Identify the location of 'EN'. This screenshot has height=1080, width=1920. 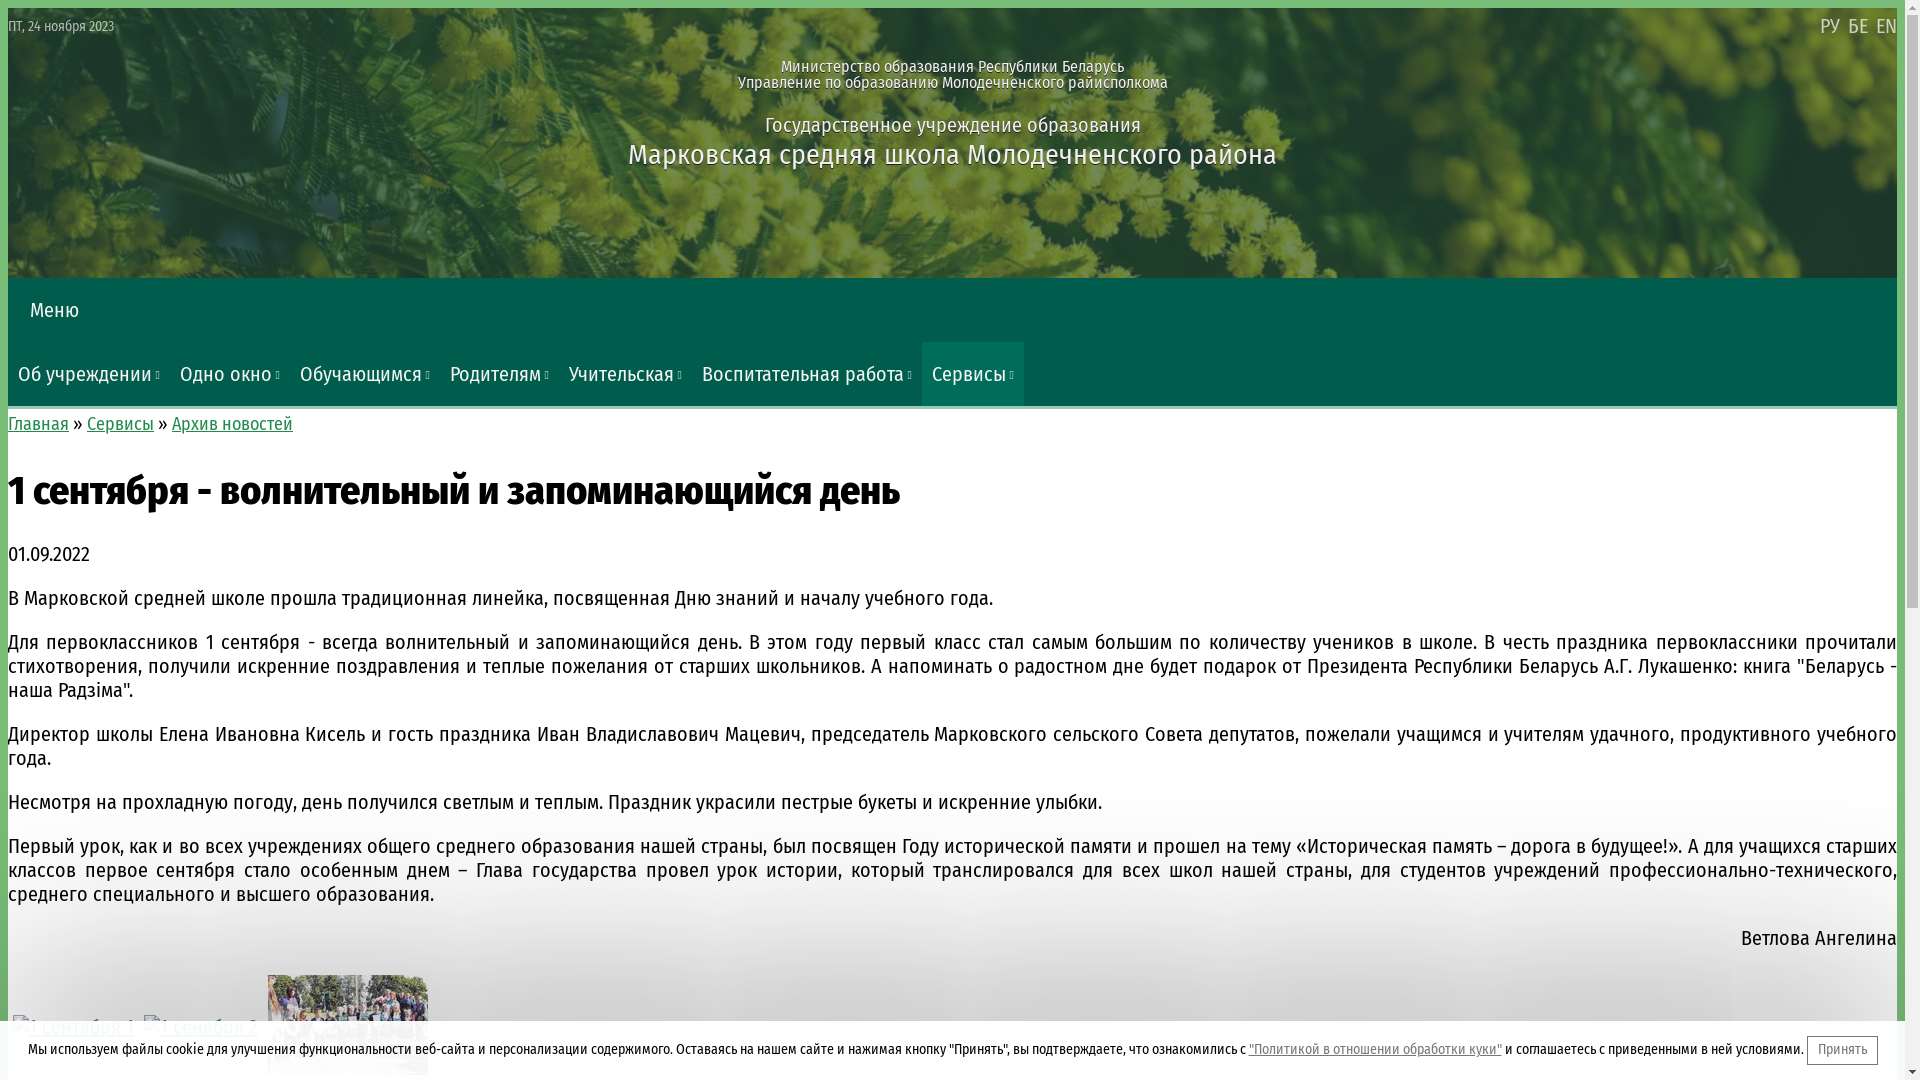
(1885, 26).